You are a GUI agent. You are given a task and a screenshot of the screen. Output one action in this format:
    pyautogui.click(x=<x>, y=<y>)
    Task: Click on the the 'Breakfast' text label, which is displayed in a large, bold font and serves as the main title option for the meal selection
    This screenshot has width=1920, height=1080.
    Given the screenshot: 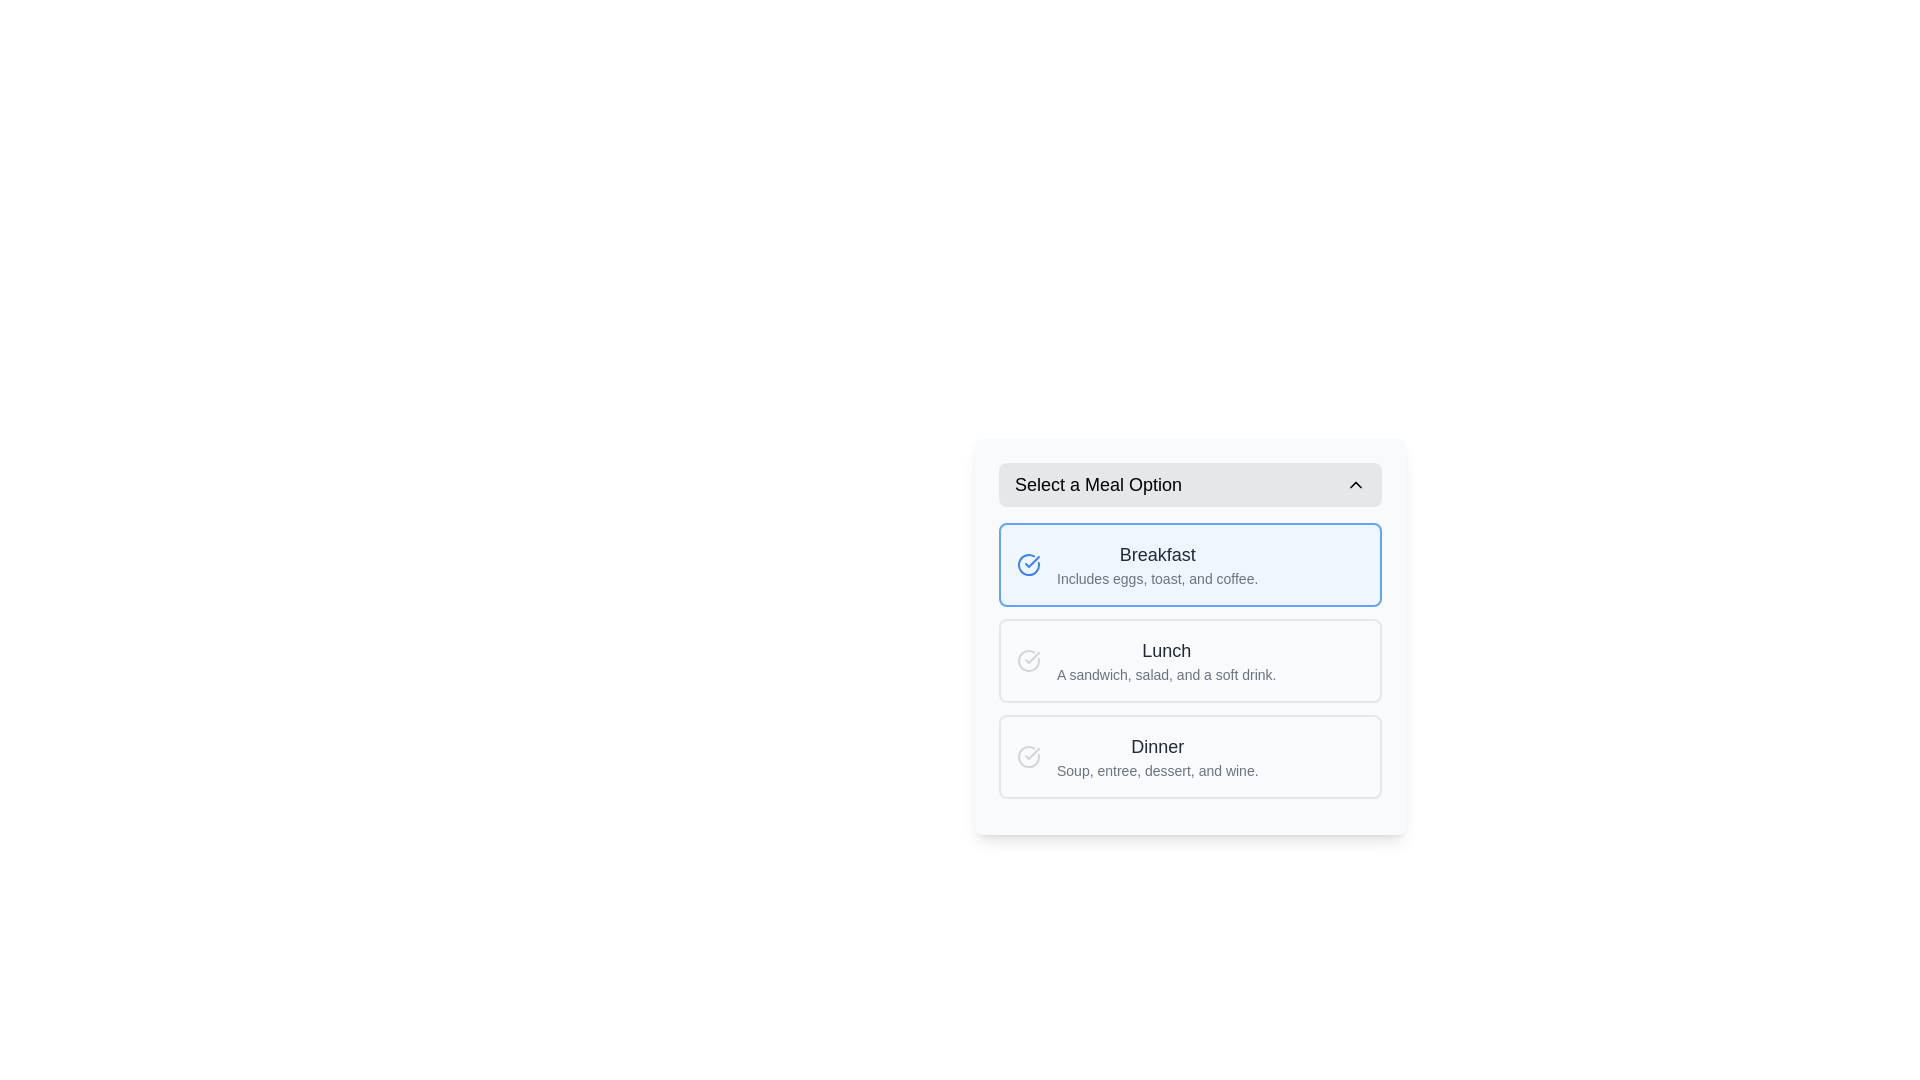 What is the action you would take?
    pyautogui.click(x=1157, y=555)
    